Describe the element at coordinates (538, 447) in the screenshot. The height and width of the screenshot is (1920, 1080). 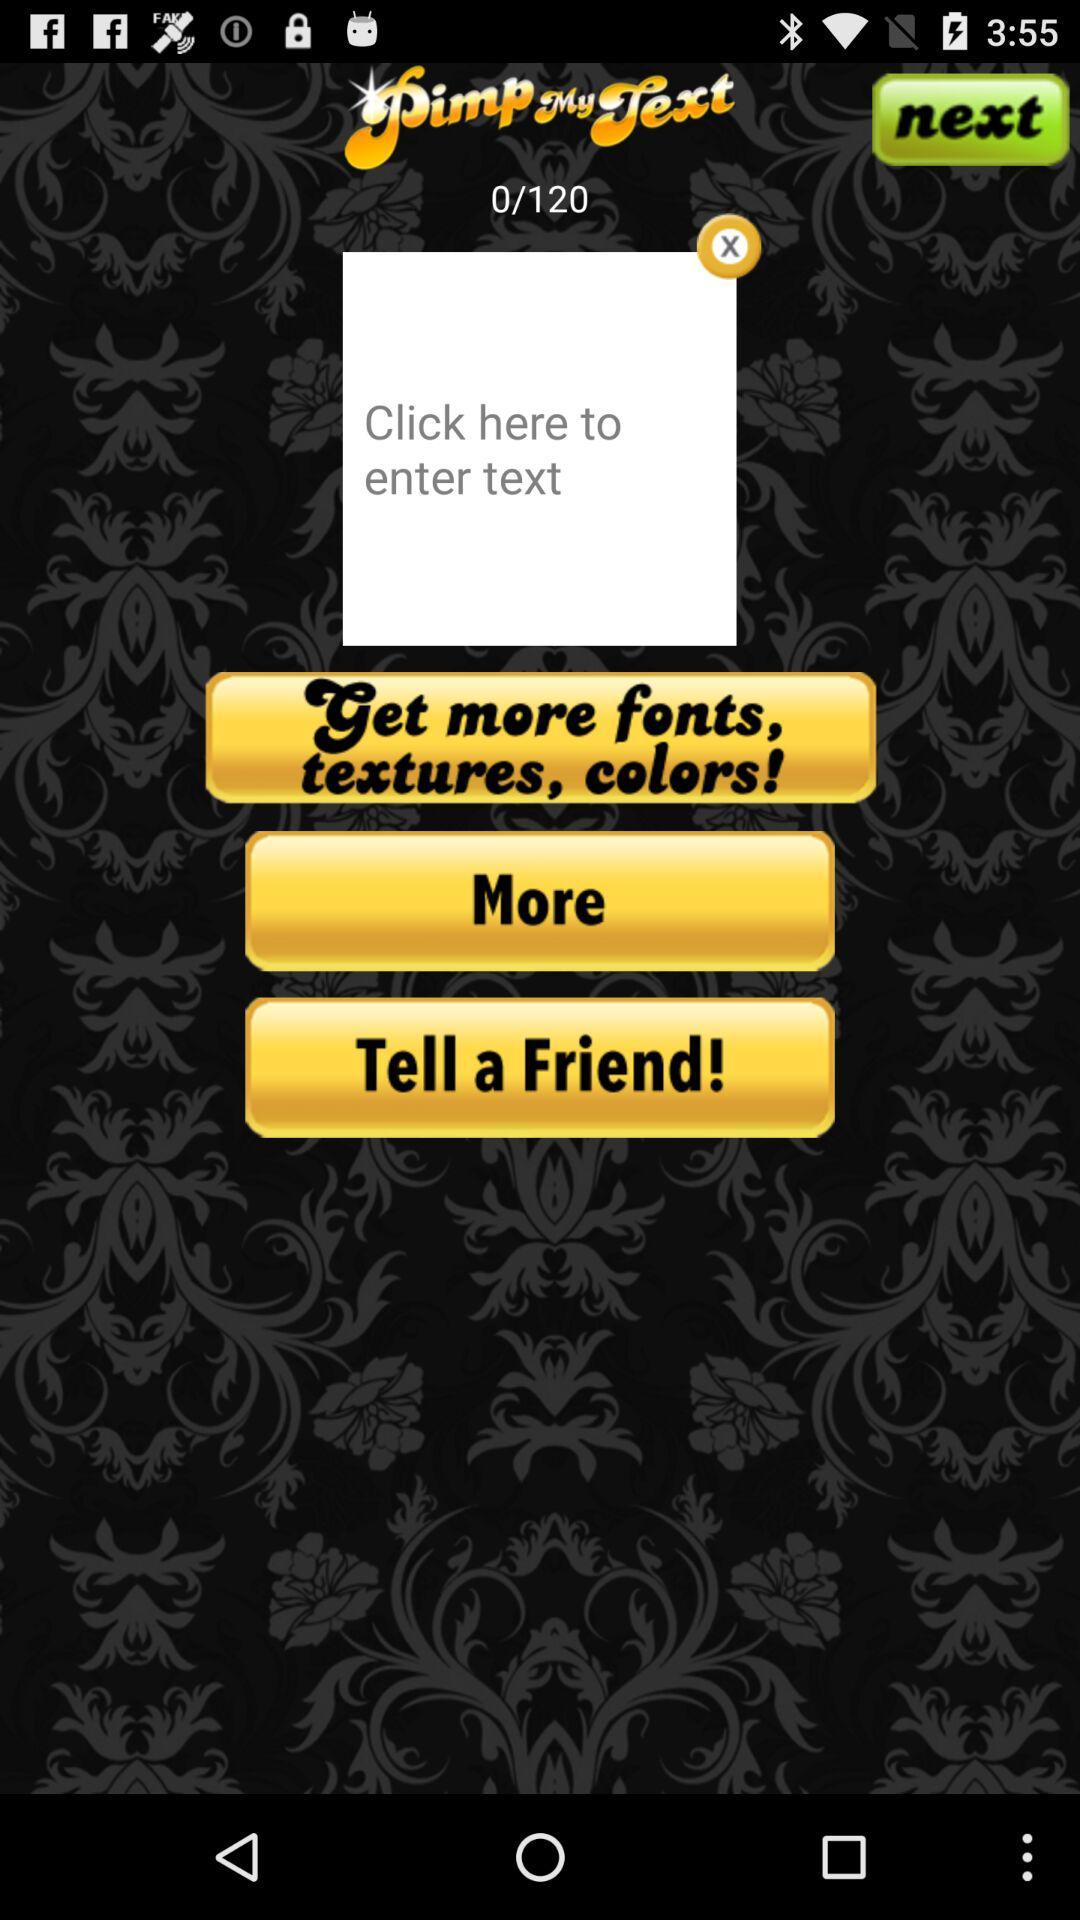
I see `click here` at that location.